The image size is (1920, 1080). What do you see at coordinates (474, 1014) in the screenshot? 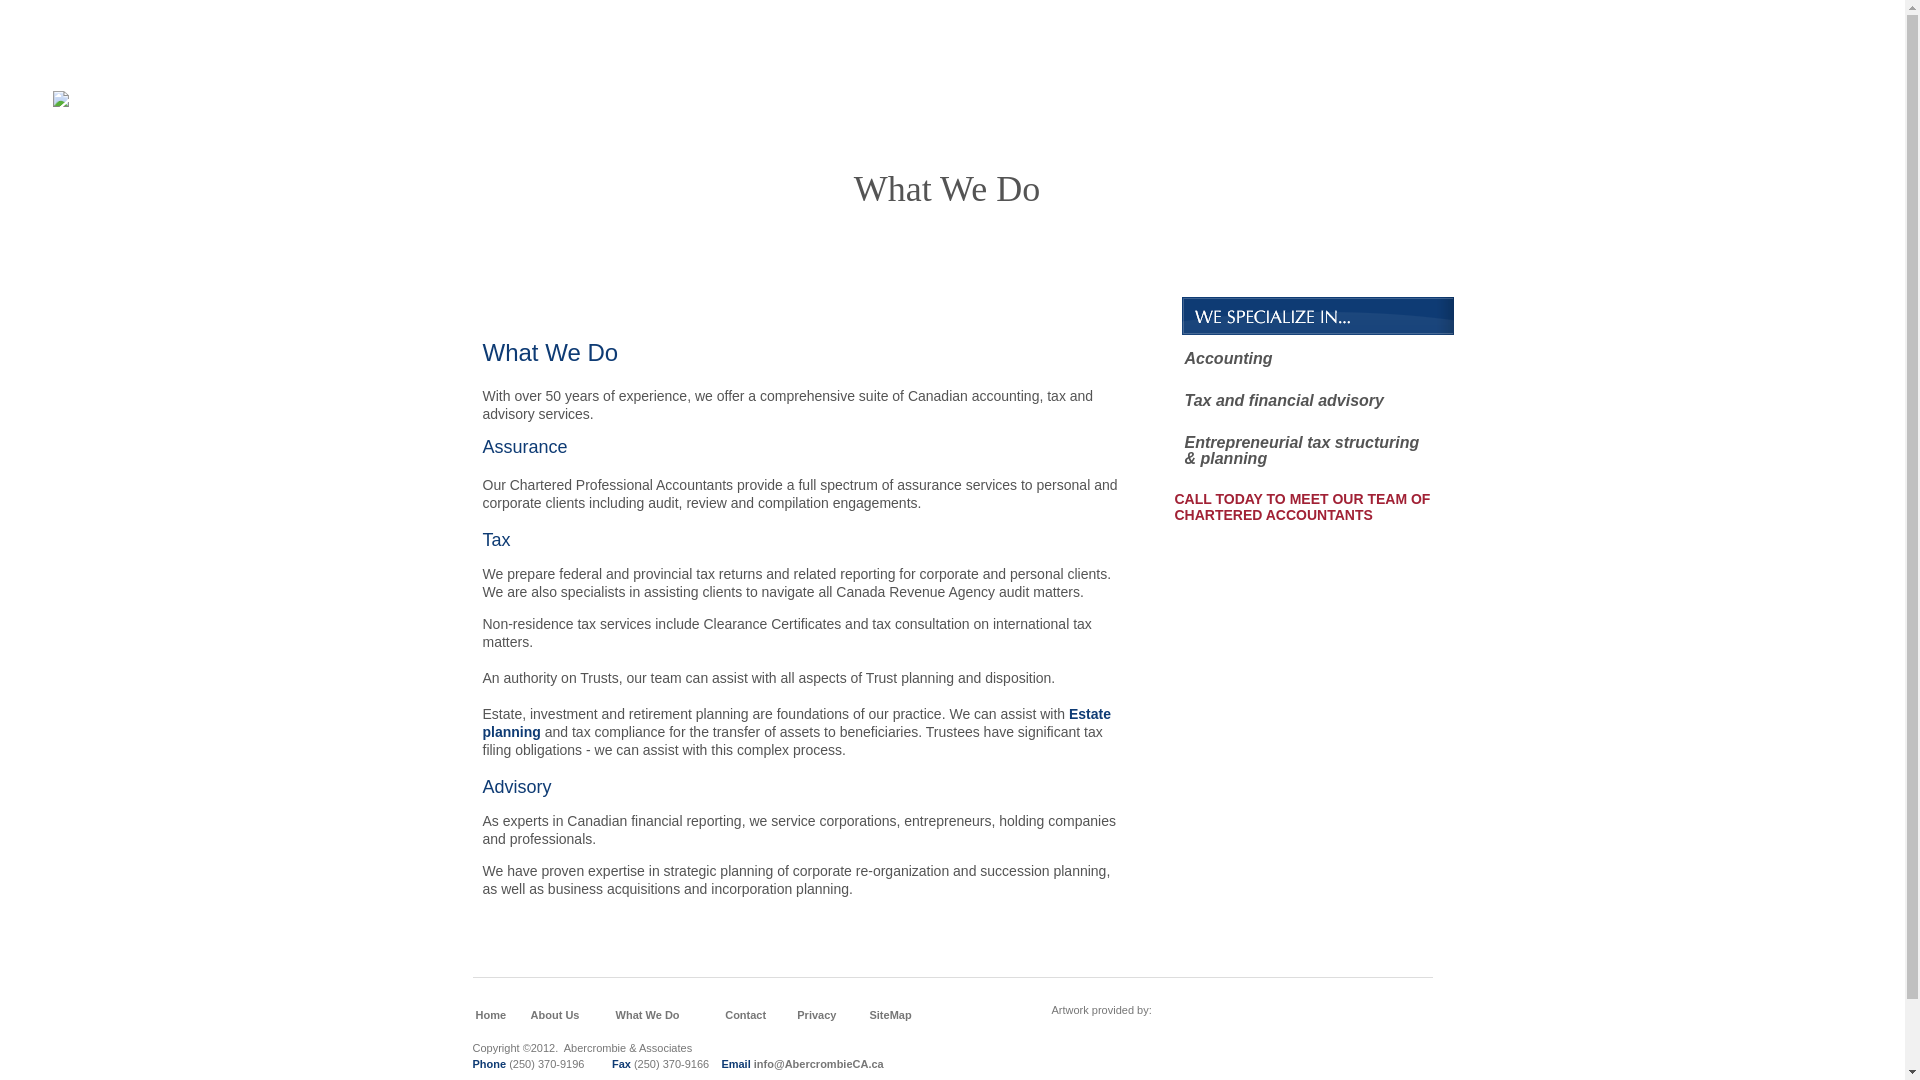
I see `'Home'` at bounding box center [474, 1014].